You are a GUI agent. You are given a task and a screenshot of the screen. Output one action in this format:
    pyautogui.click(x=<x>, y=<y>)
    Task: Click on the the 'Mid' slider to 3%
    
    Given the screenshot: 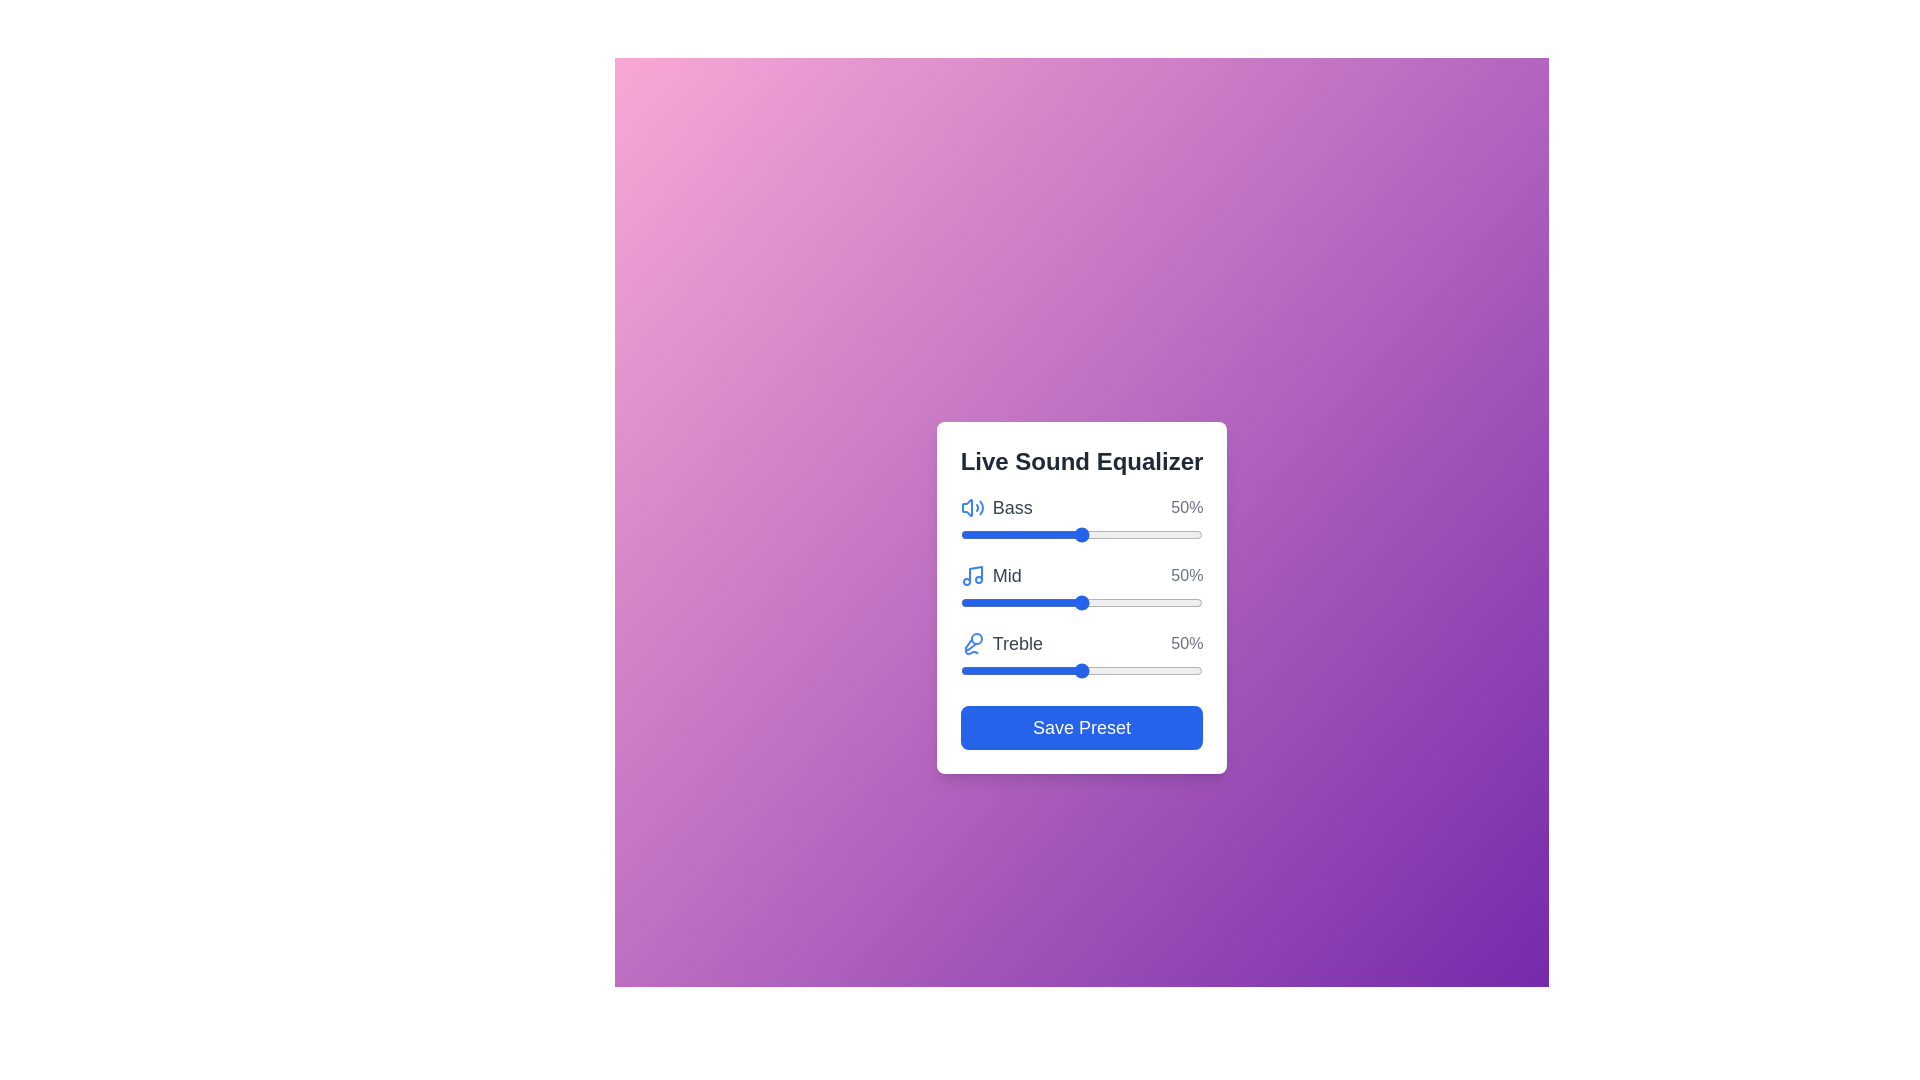 What is the action you would take?
    pyautogui.click(x=967, y=601)
    